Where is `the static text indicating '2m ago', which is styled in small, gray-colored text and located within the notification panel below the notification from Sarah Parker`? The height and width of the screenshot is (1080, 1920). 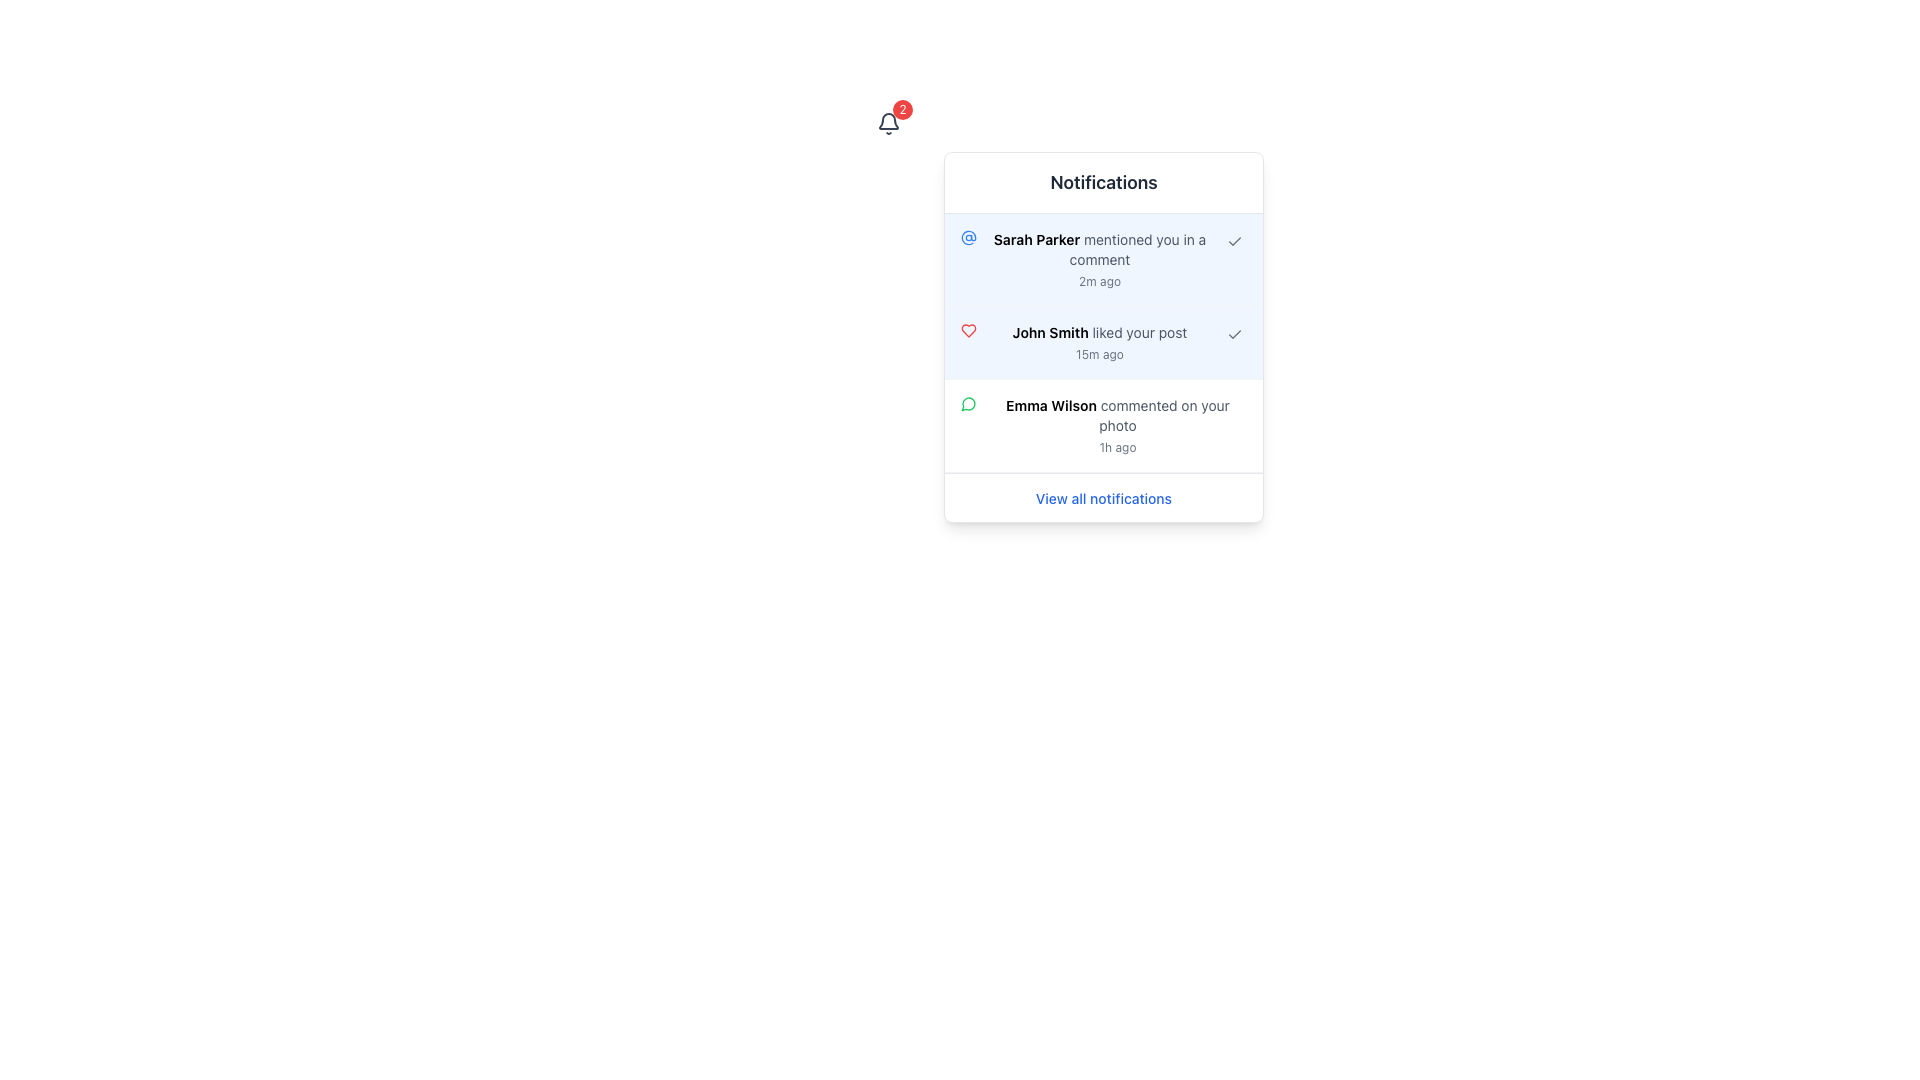 the static text indicating '2m ago', which is styled in small, gray-colored text and located within the notification panel below the notification from Sarah Parker is located at coordinates (1098, 281).